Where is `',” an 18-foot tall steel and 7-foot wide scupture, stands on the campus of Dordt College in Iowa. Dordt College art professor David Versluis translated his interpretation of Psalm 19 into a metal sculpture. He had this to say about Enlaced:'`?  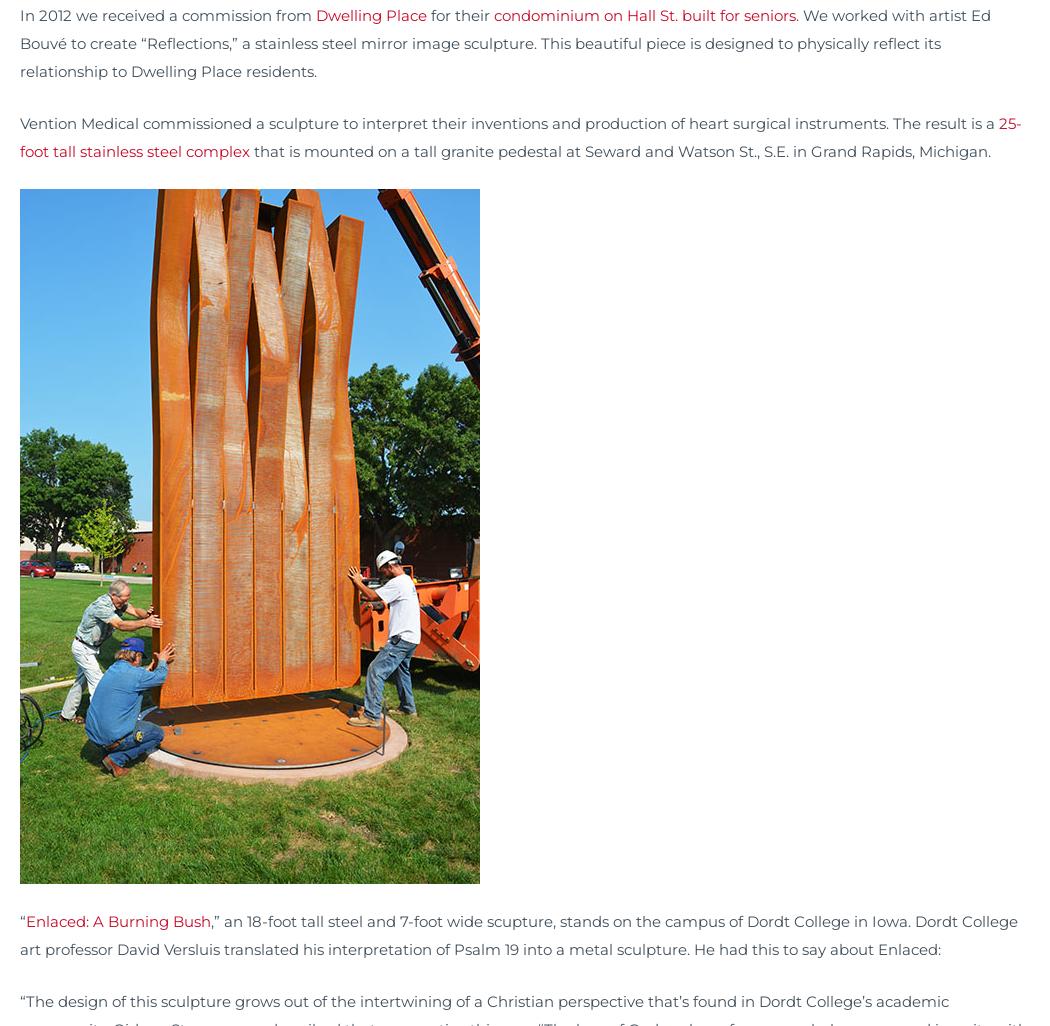 ',” an 18-foot tall steel and 7-foot wide scupture, stands on the campus of Dordt College in Iowa. Dordt College art professor David Versluis translated his interpretation of Psalm 19 into a metal sculpture. He had this to say about Enlaced:' is located at coordinates (518, 935).